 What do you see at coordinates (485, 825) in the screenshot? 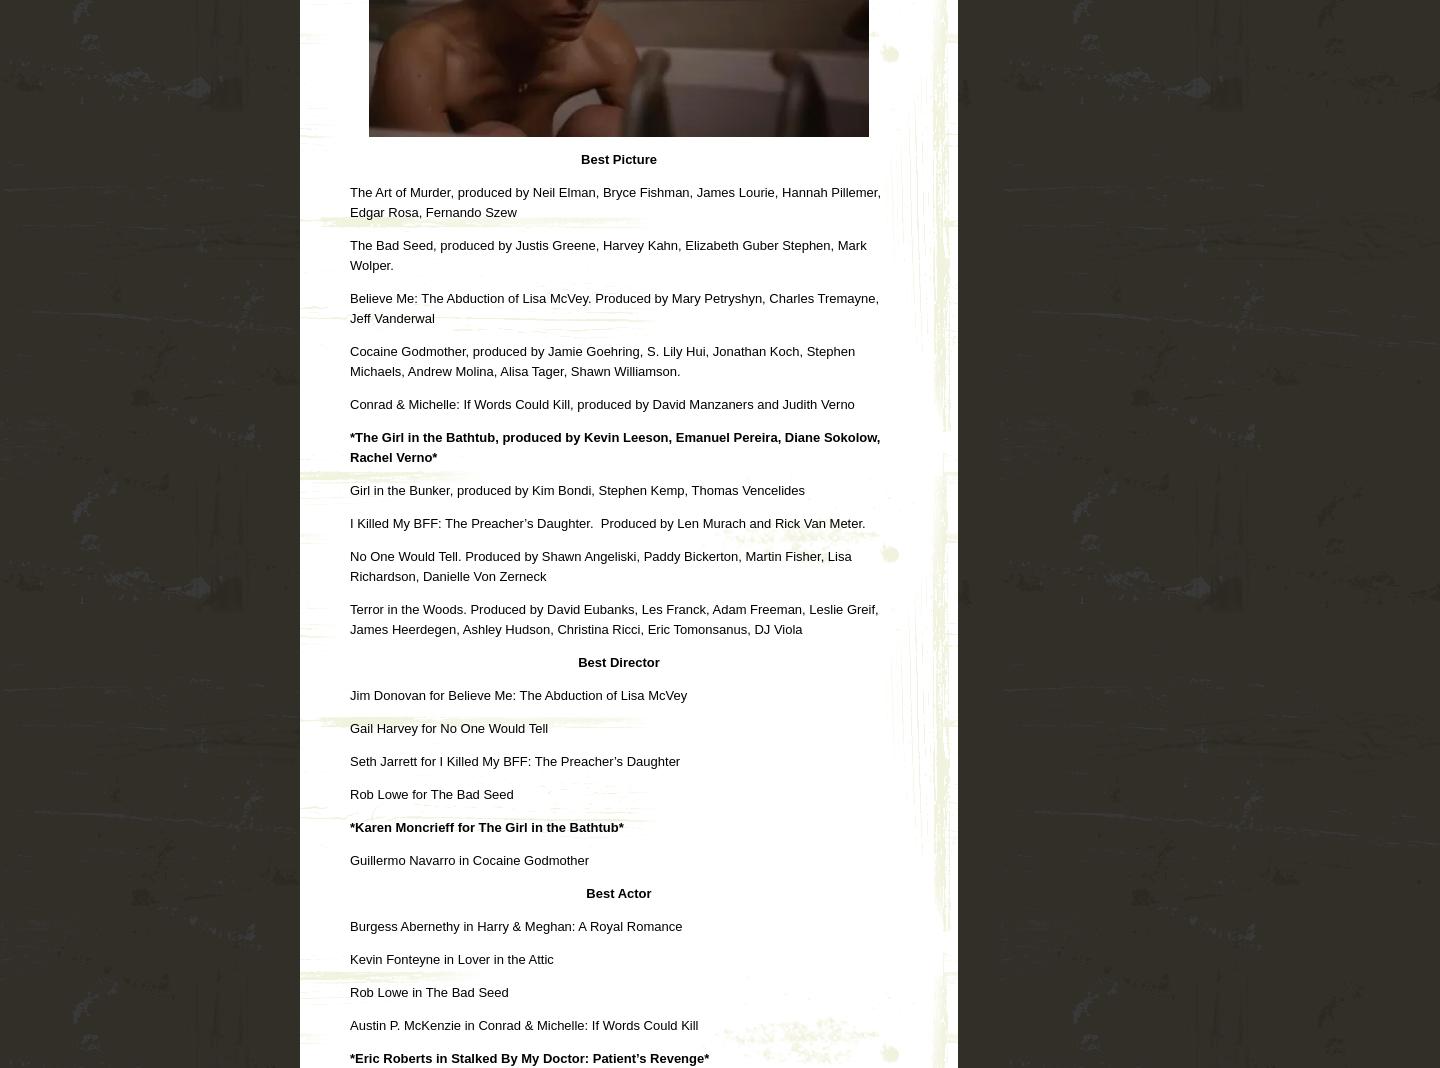
I see `'*Karen Moncrieff for The Girl in the Bathtub*'` at bounding box center [485, 825].